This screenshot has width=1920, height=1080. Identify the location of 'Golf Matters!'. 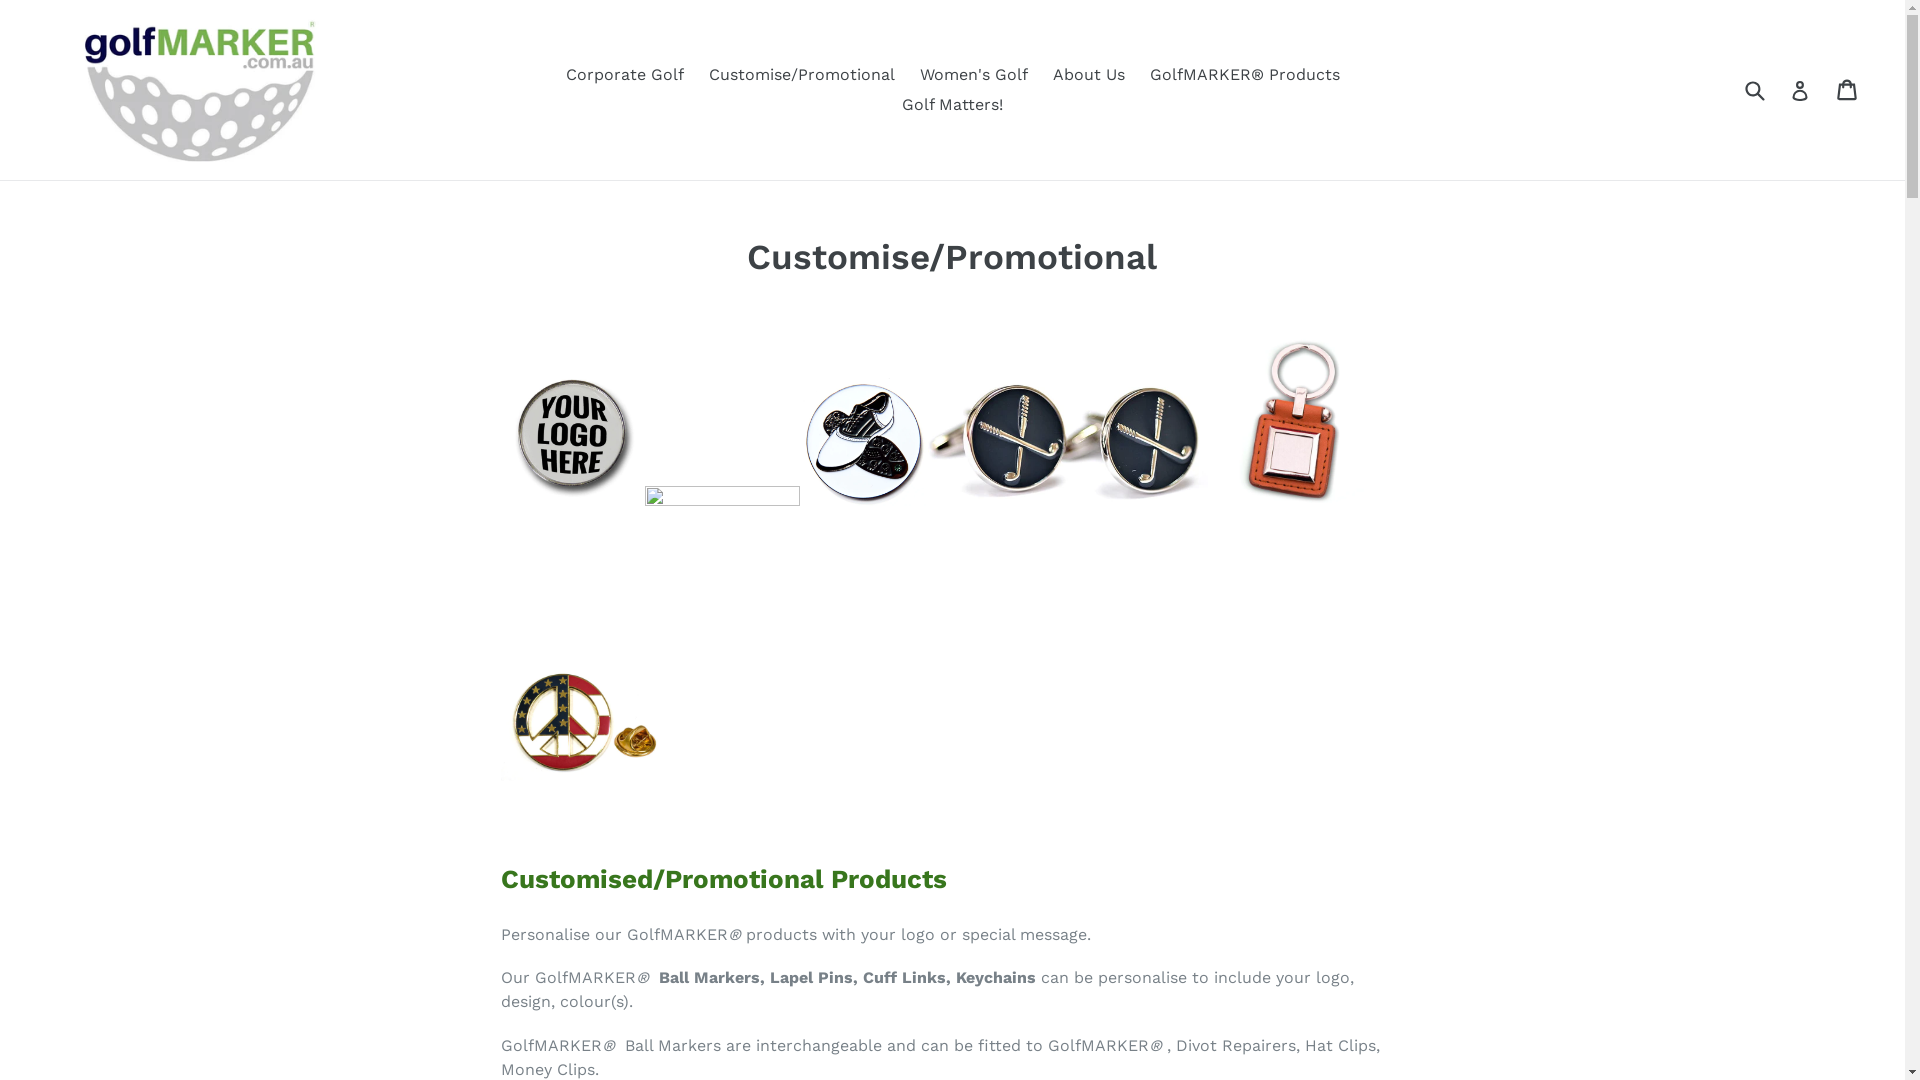
(951, 104).